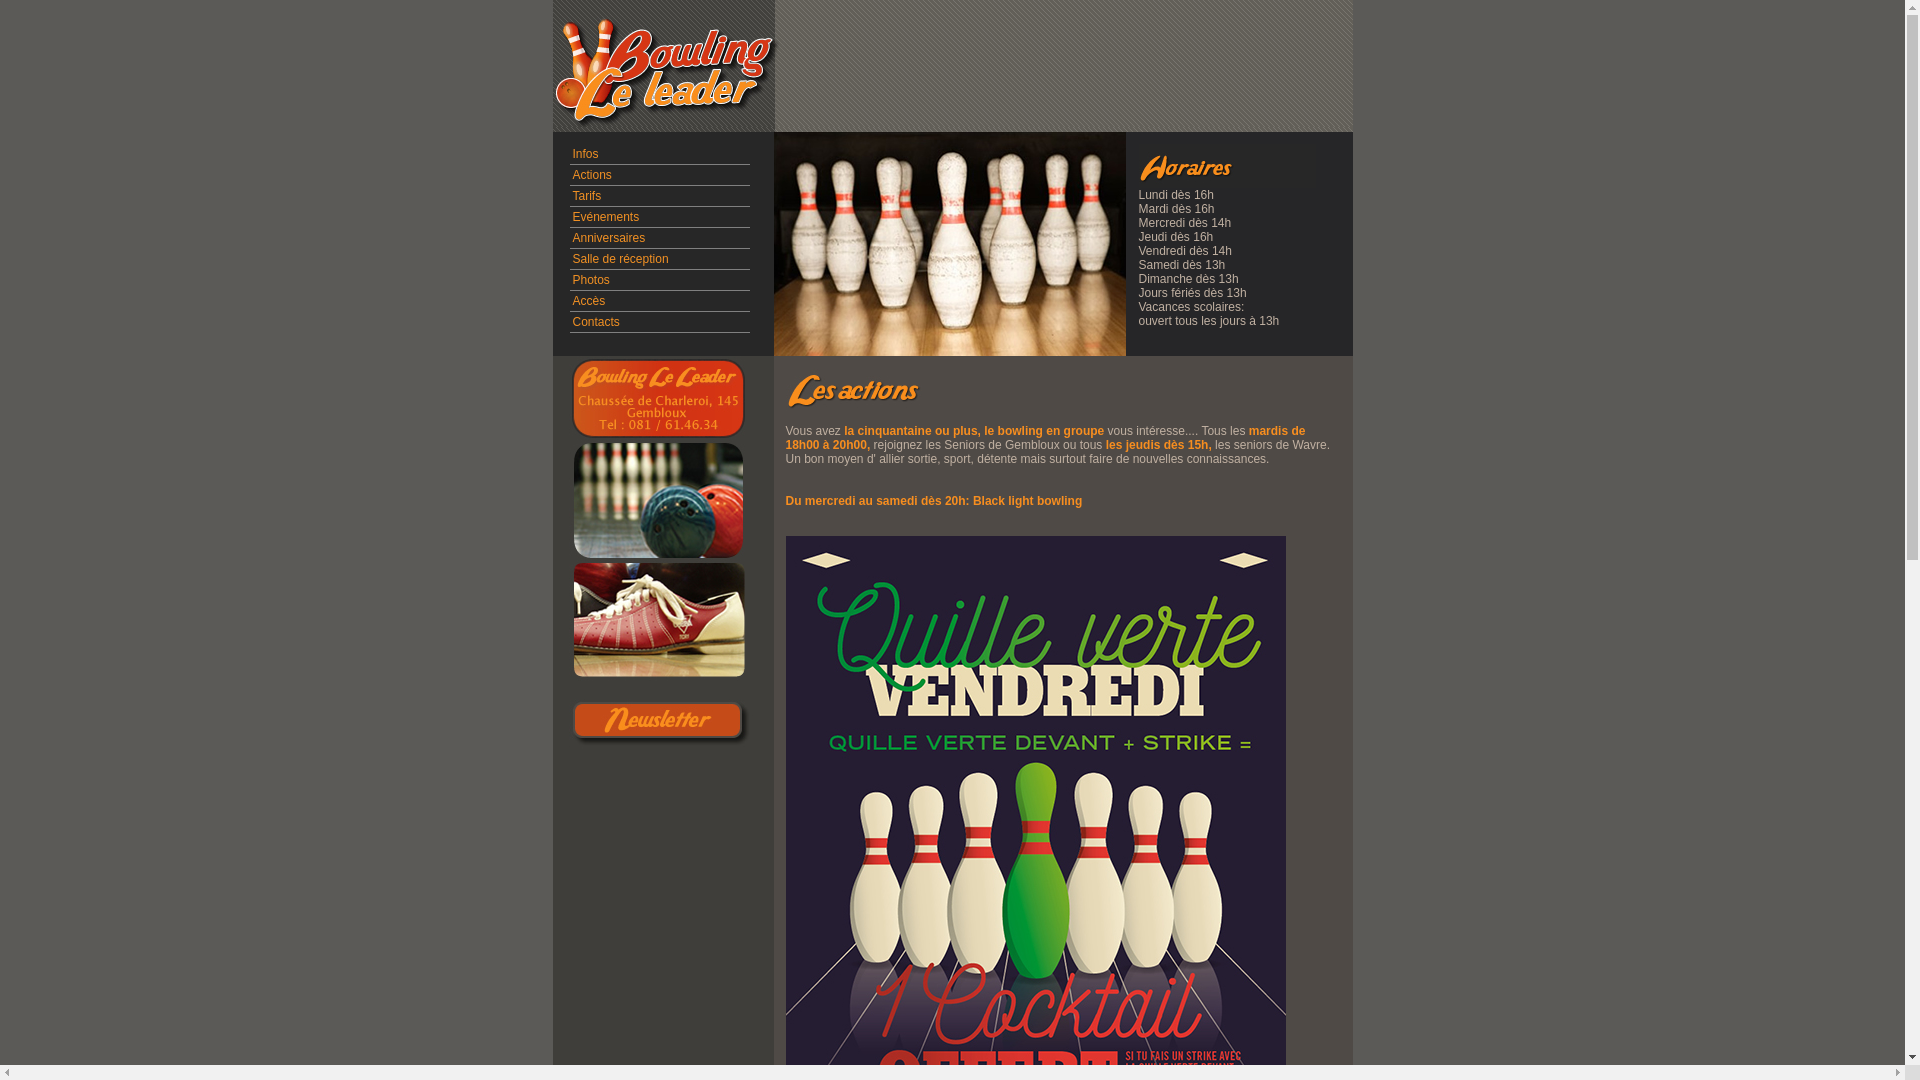 This screenshot has width=1920, height=1080. I want to click on 'Actions', so click(570, 173).